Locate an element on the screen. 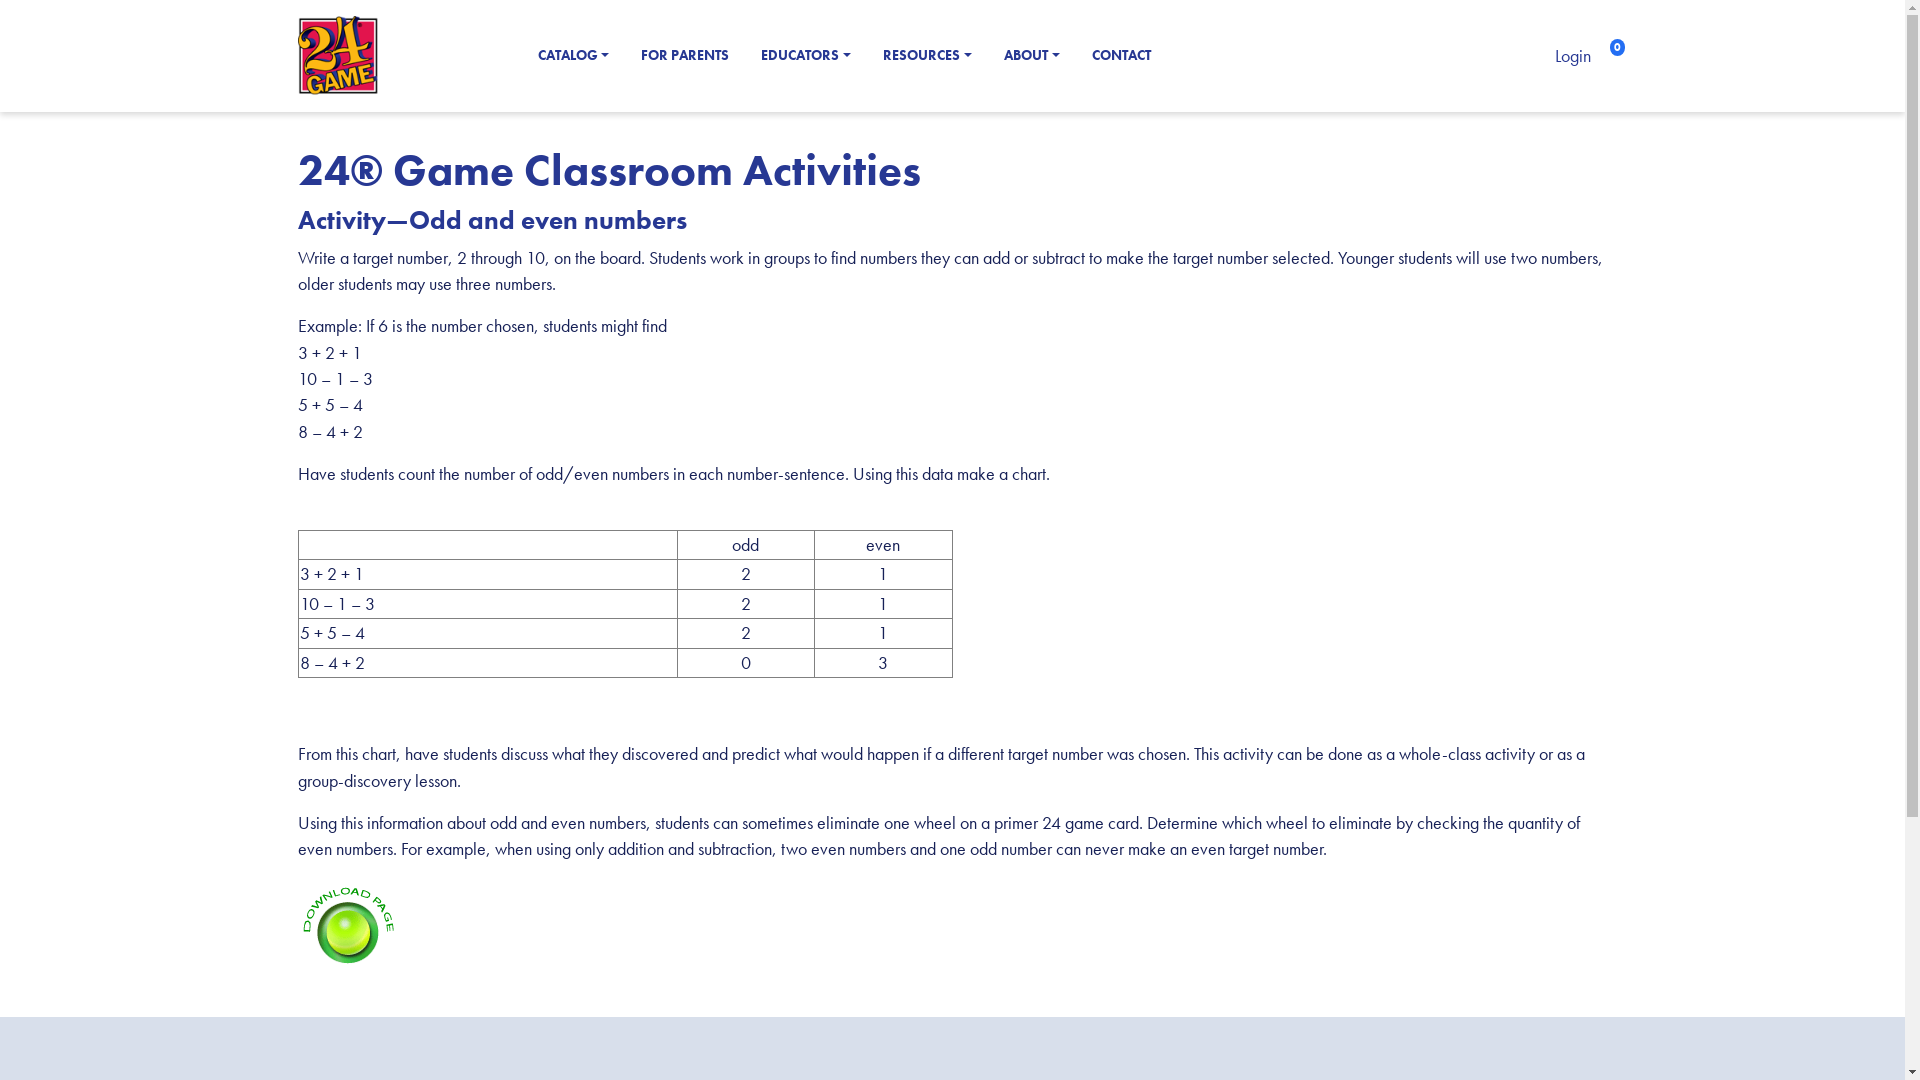 The width and height of the screenshot is (1920, 1080). 'RESOURCES' is located at coordinates (867, 55).